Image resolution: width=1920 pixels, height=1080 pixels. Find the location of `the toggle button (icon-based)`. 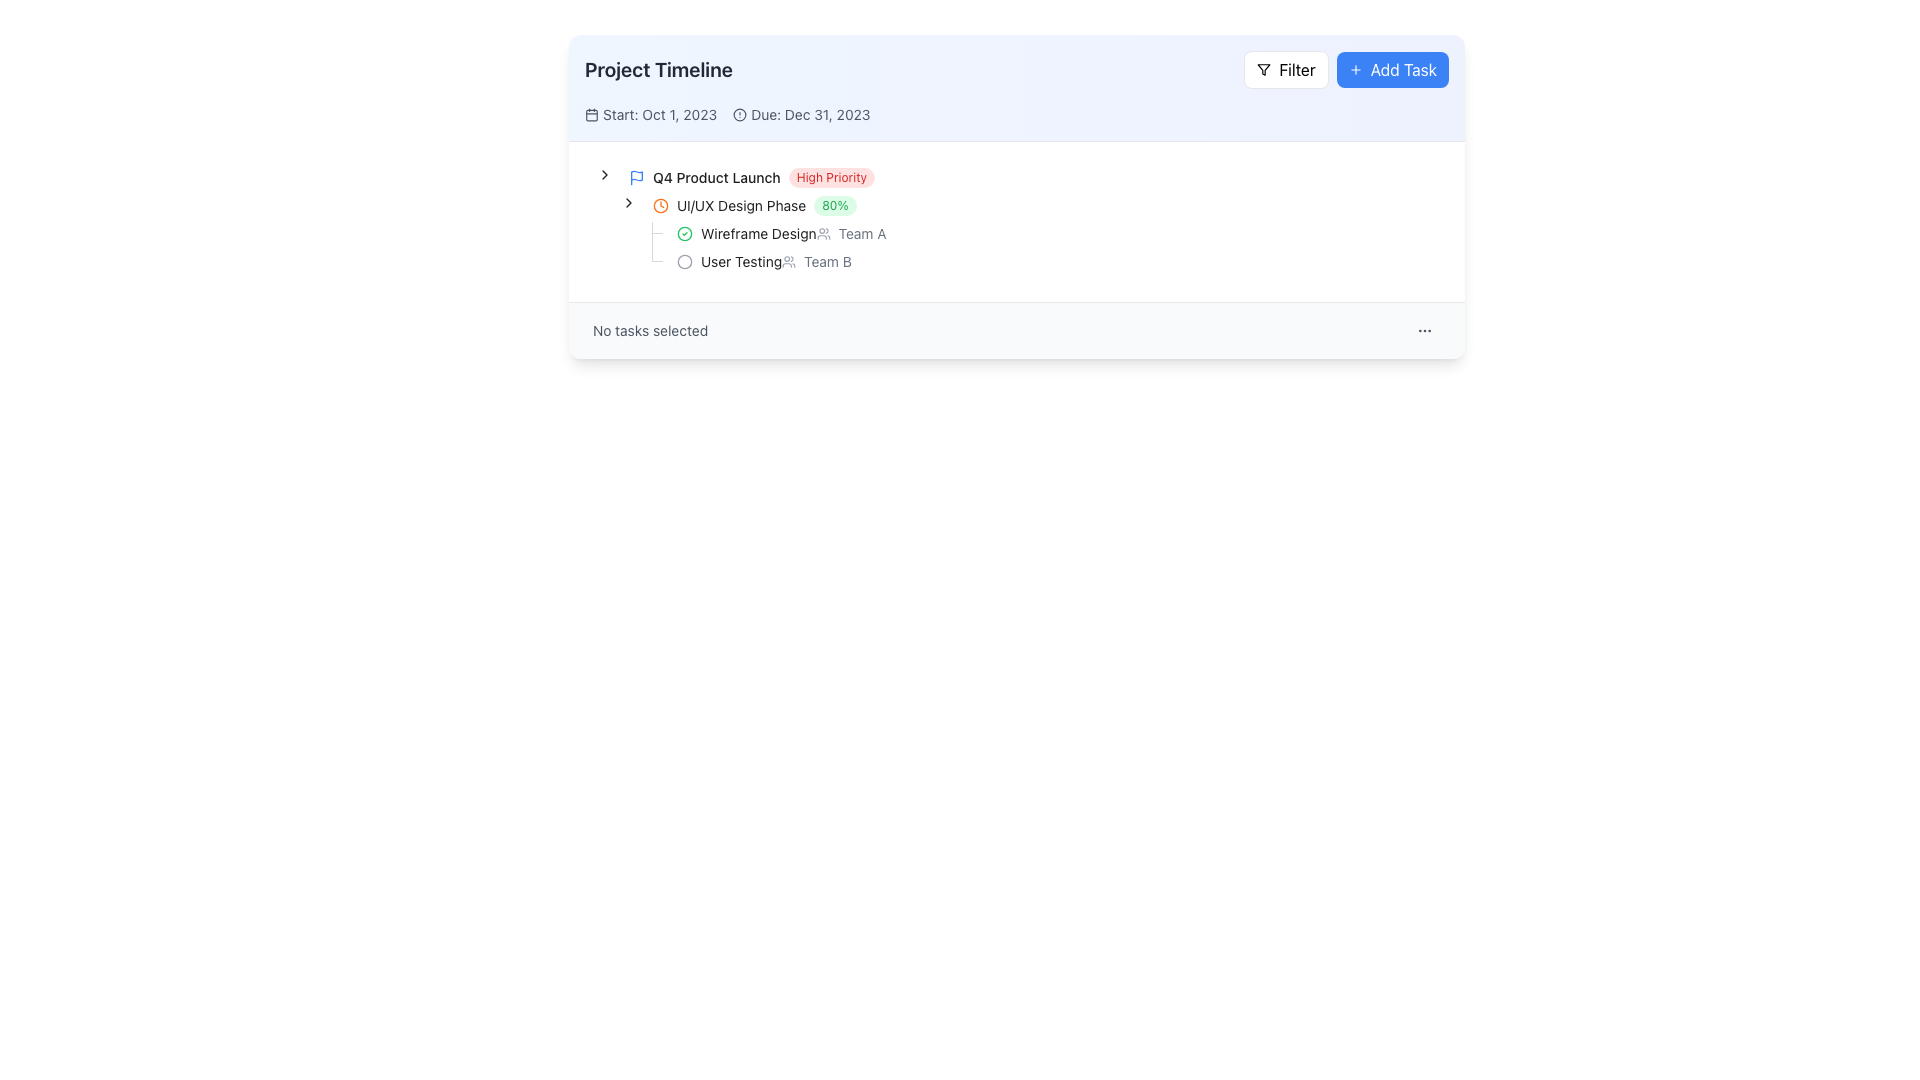

the toggle button (icon-based) is located at coordinates (627, 203).